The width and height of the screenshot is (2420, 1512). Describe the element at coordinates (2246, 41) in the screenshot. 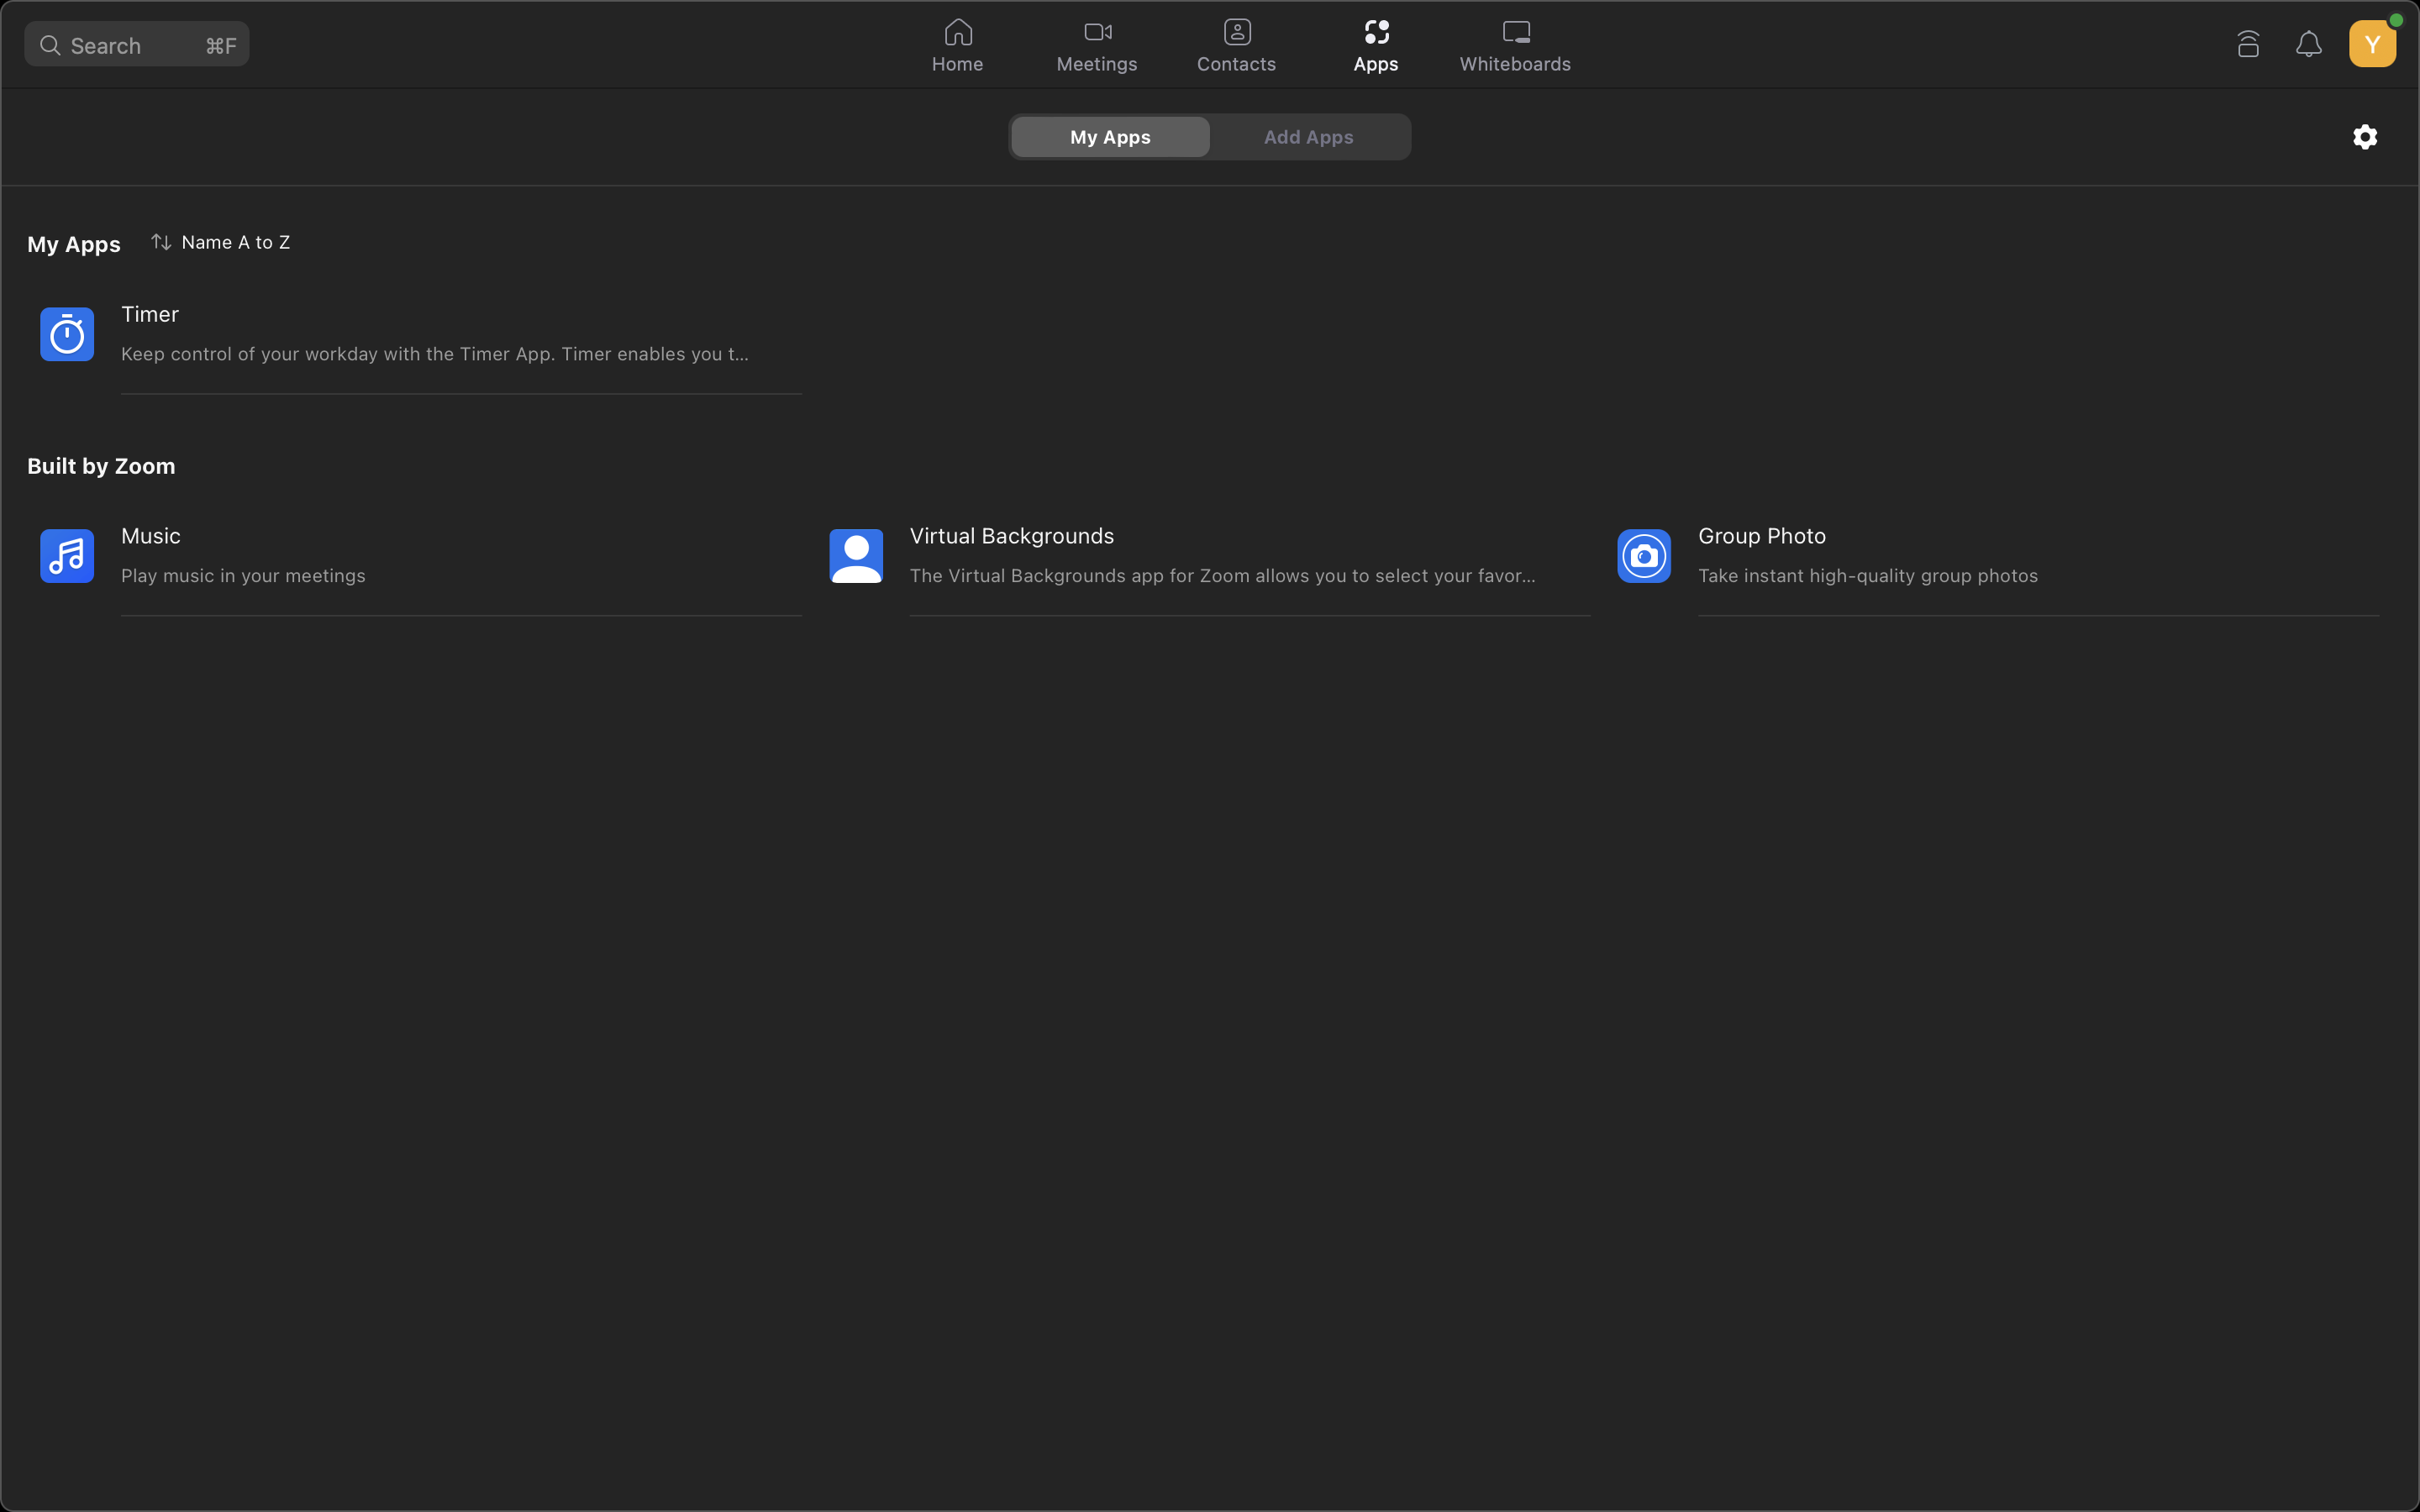

I see `pair-up with the room named "ABCDE" on the Zoom platform` at that location.